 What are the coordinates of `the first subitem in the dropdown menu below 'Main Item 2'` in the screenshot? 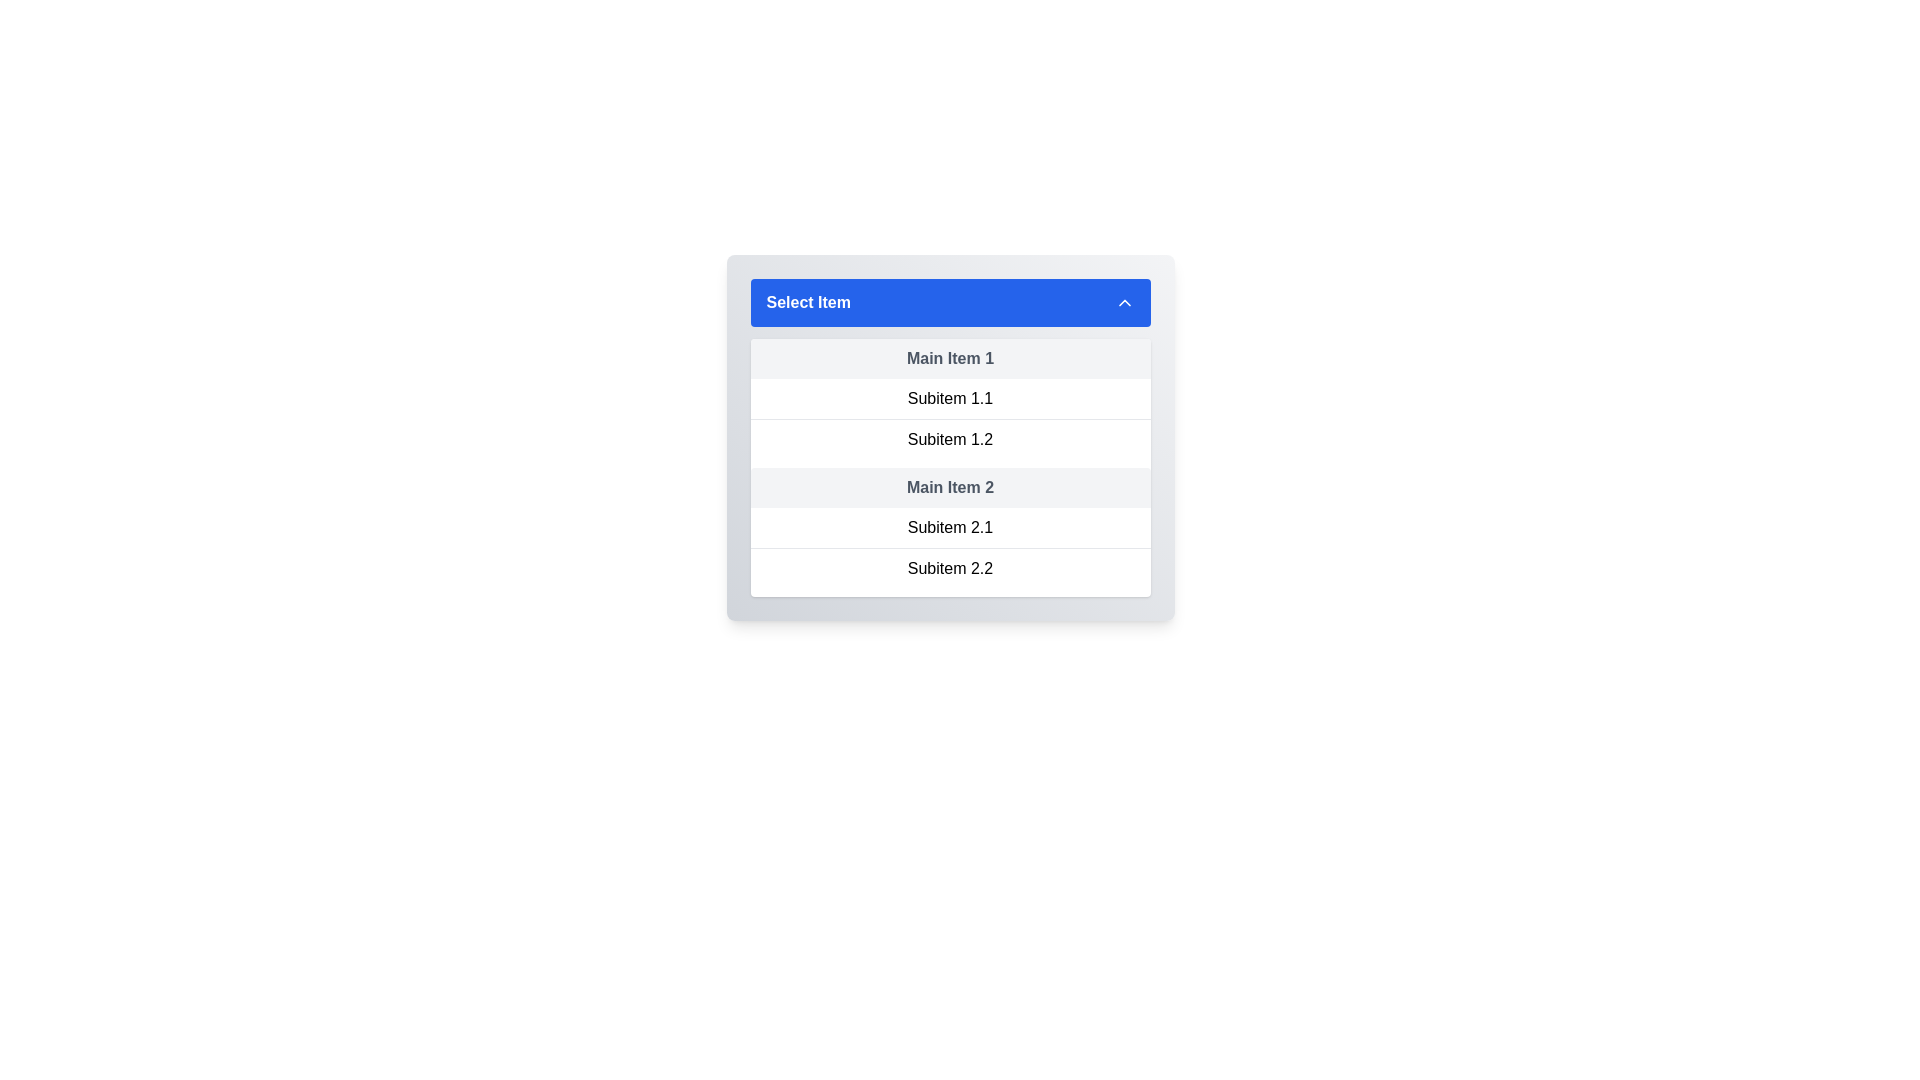 It's located at (949, 527).